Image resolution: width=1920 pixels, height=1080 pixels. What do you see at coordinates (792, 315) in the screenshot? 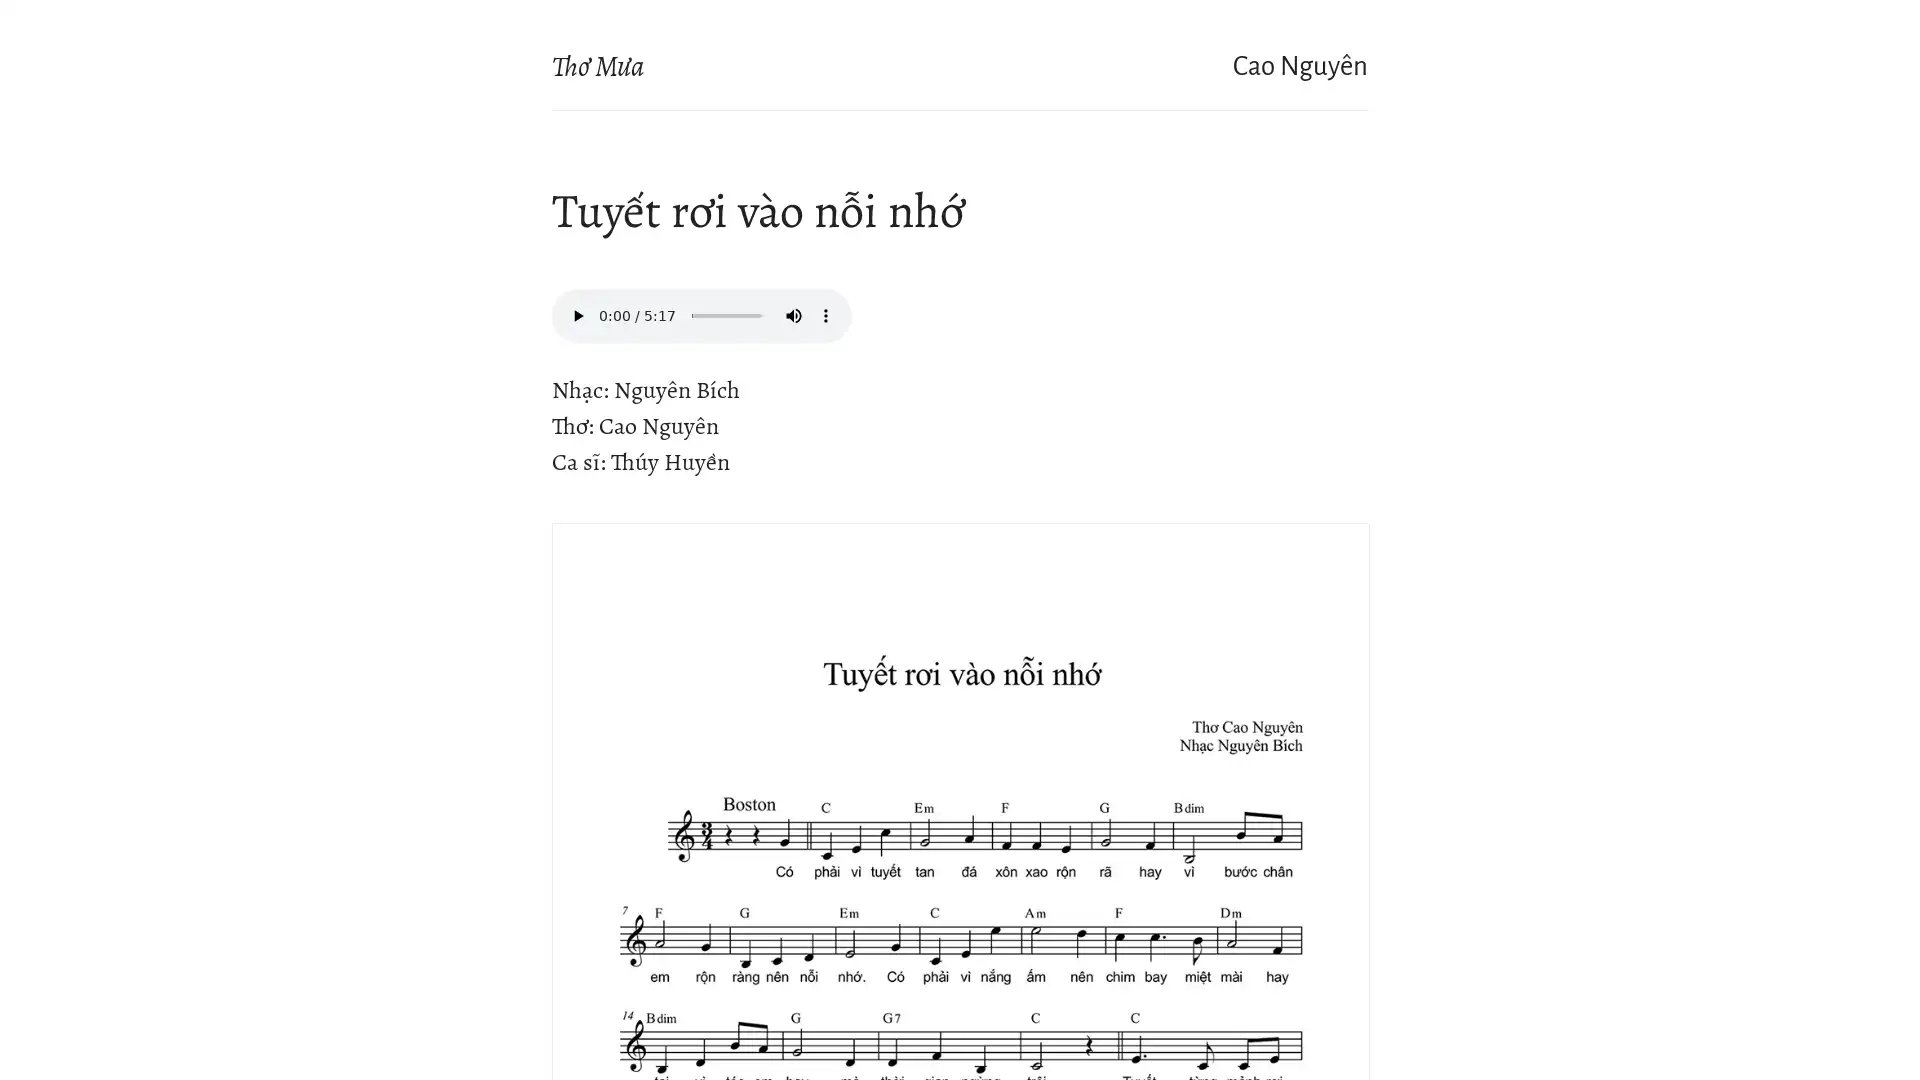
I see `mute` at bounding box center [792, 315].